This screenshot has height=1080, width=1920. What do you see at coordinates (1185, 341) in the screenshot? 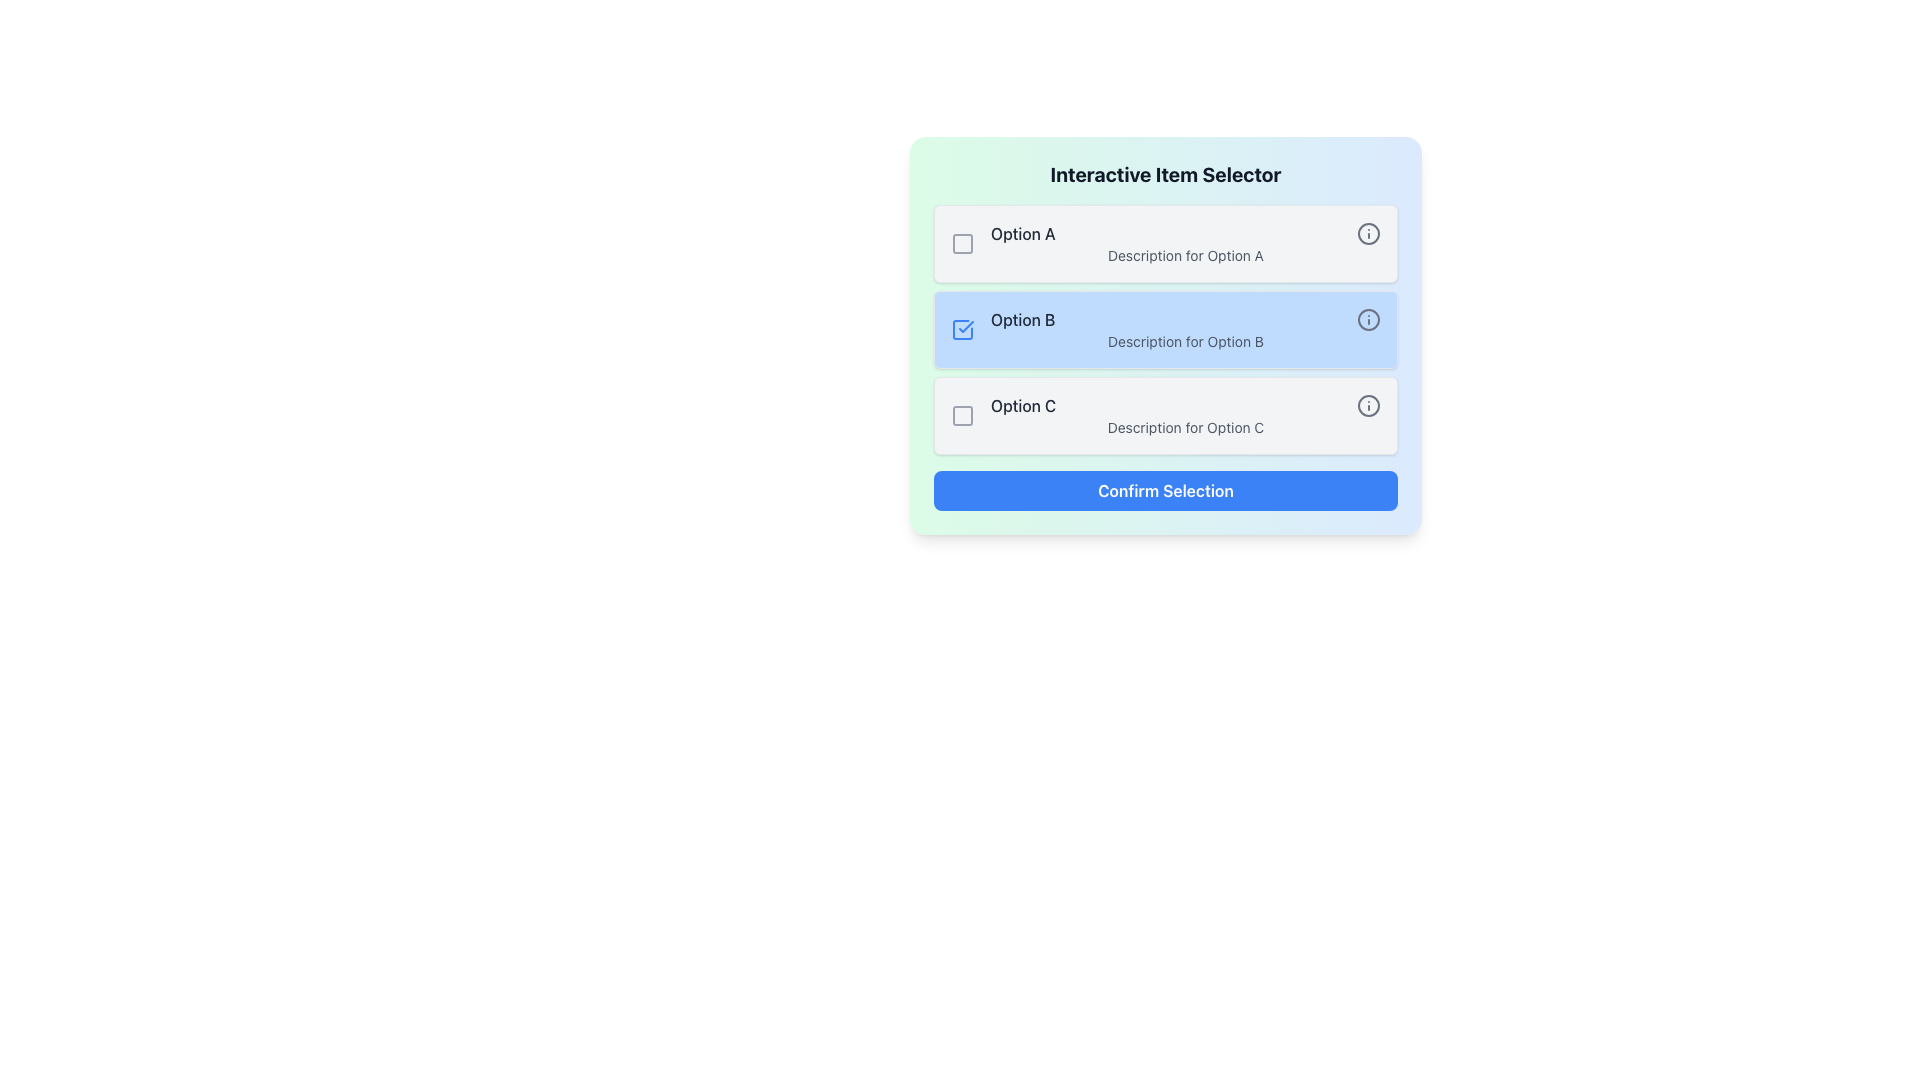
I see `the static text label providing additional information about 'Option B', positioned directly below its corresponding group label` at bounding box center [1185, 341].